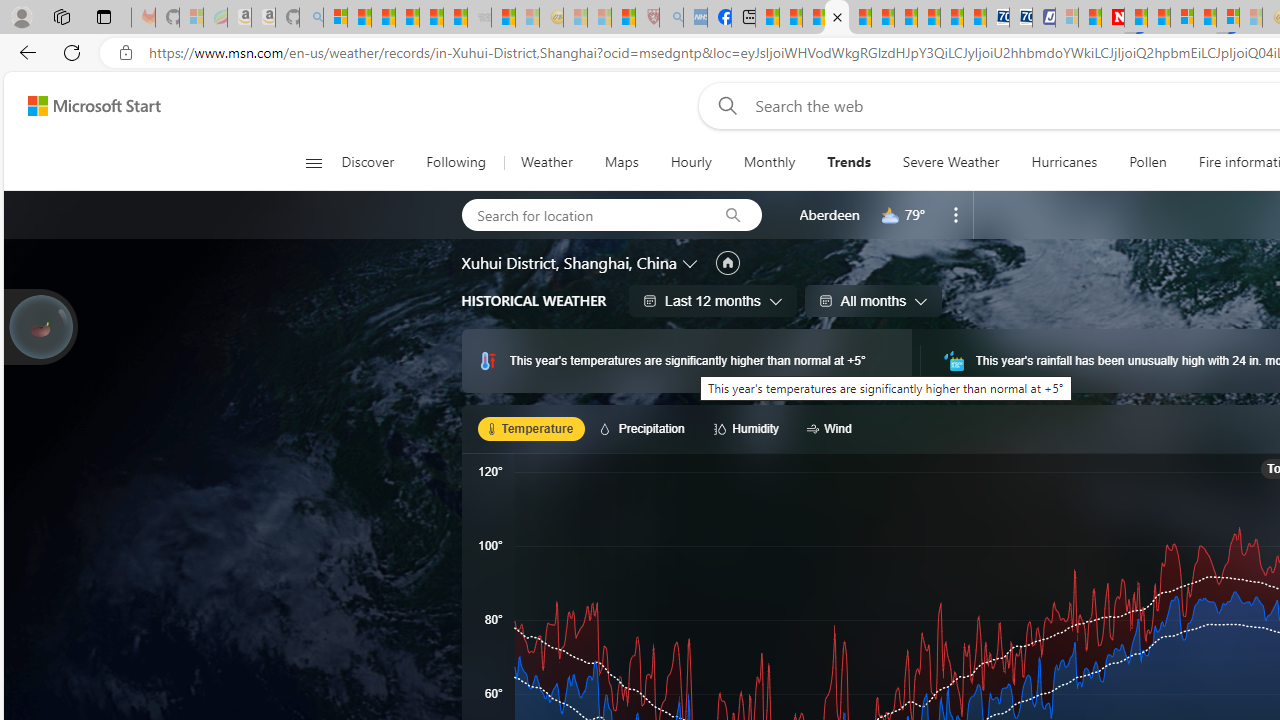  Describe the element at coordinates (768, 162) in the screenshot. I see `'Monthly'` at that location.